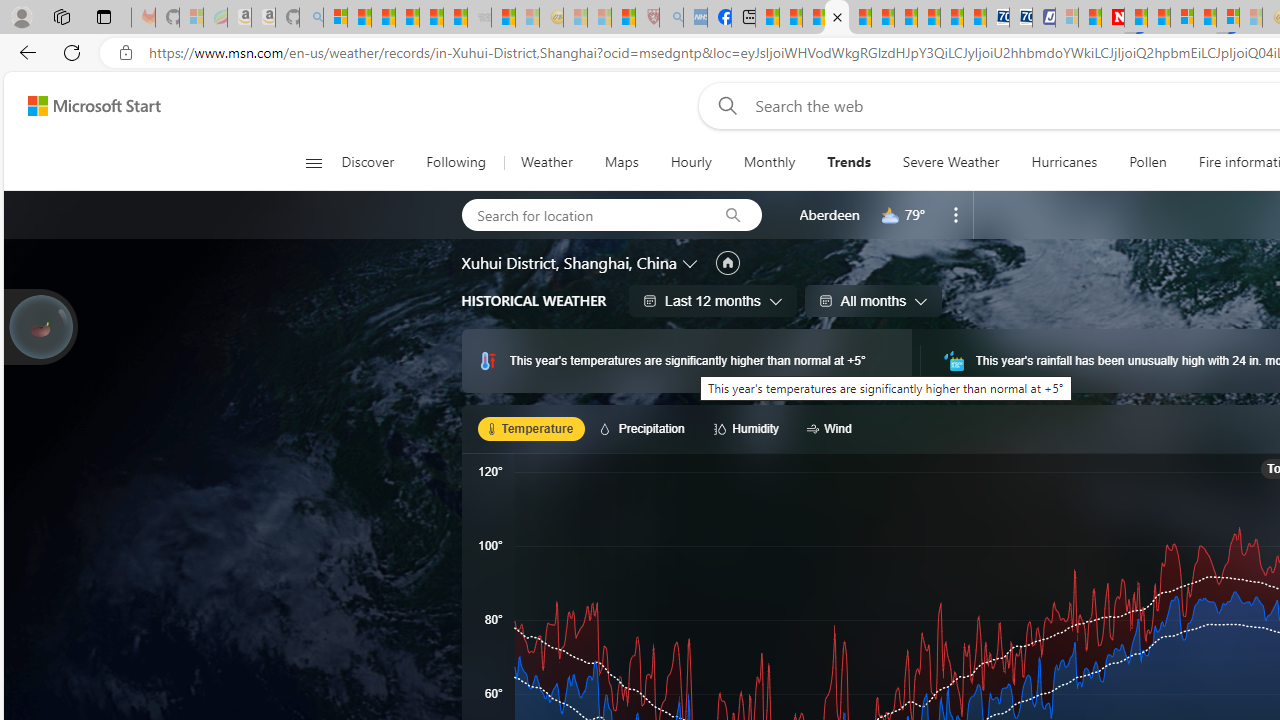  Describe the element at coordinates (768, 162) in the screenshot. I see `'Monthly'` at that location.